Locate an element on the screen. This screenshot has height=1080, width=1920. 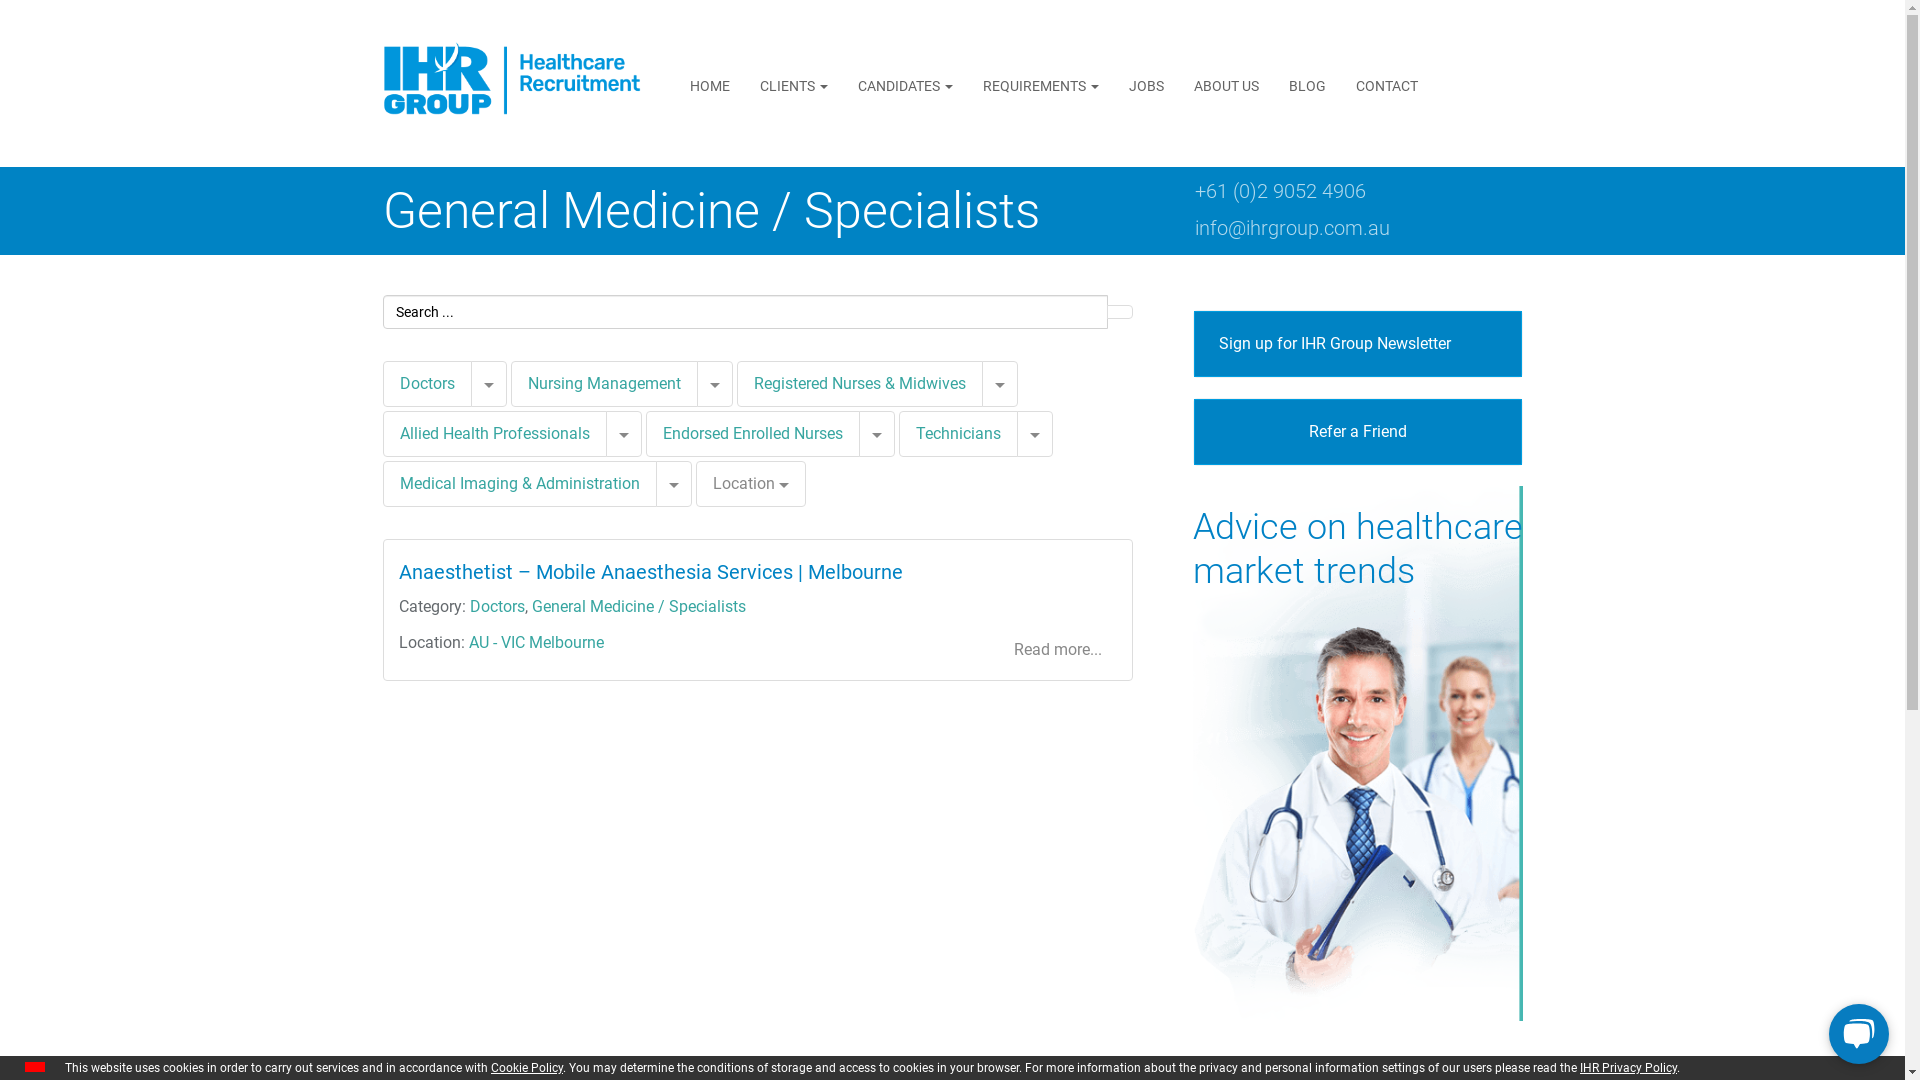
'Toggle Dropdown' is located at coordinates (999, 384).